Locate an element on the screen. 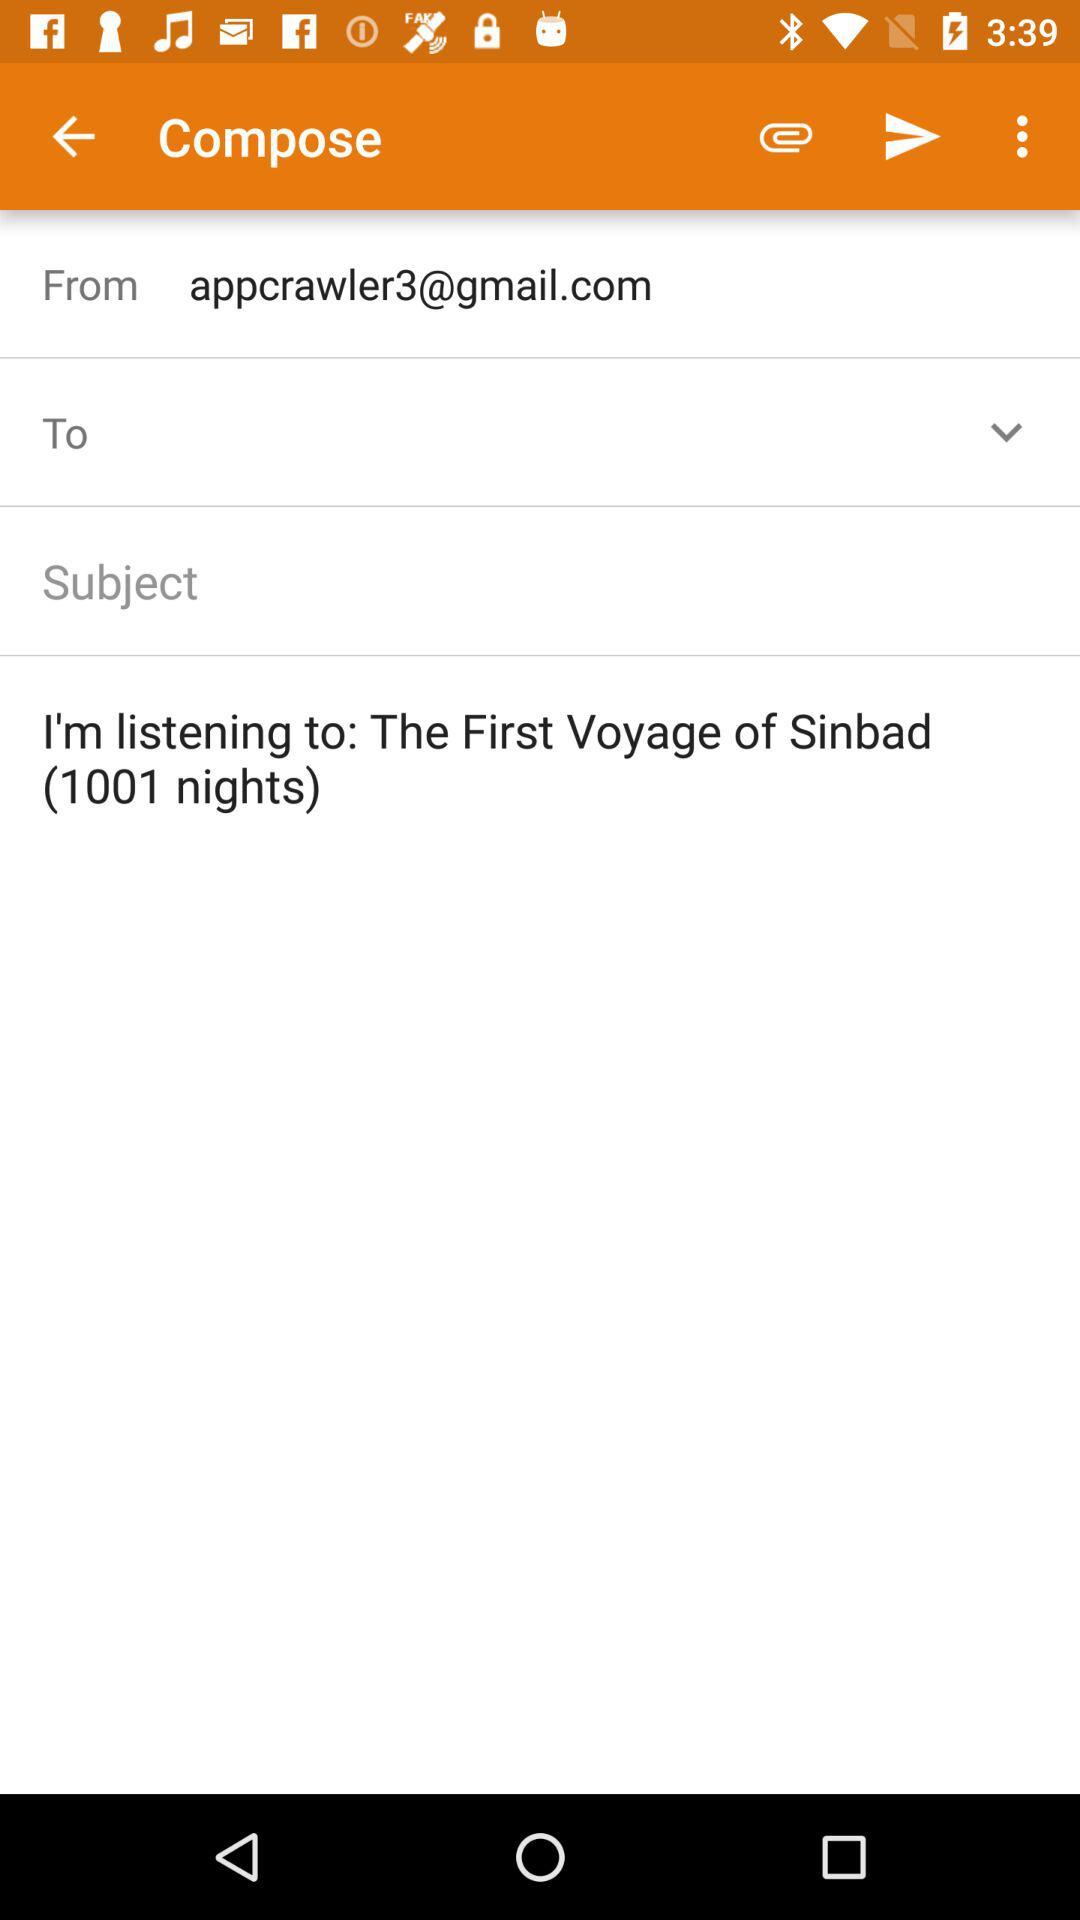 The image size is (1080, 1920). the item above appcrawler3@gmail.com item is located at coordinates (1027, 135).